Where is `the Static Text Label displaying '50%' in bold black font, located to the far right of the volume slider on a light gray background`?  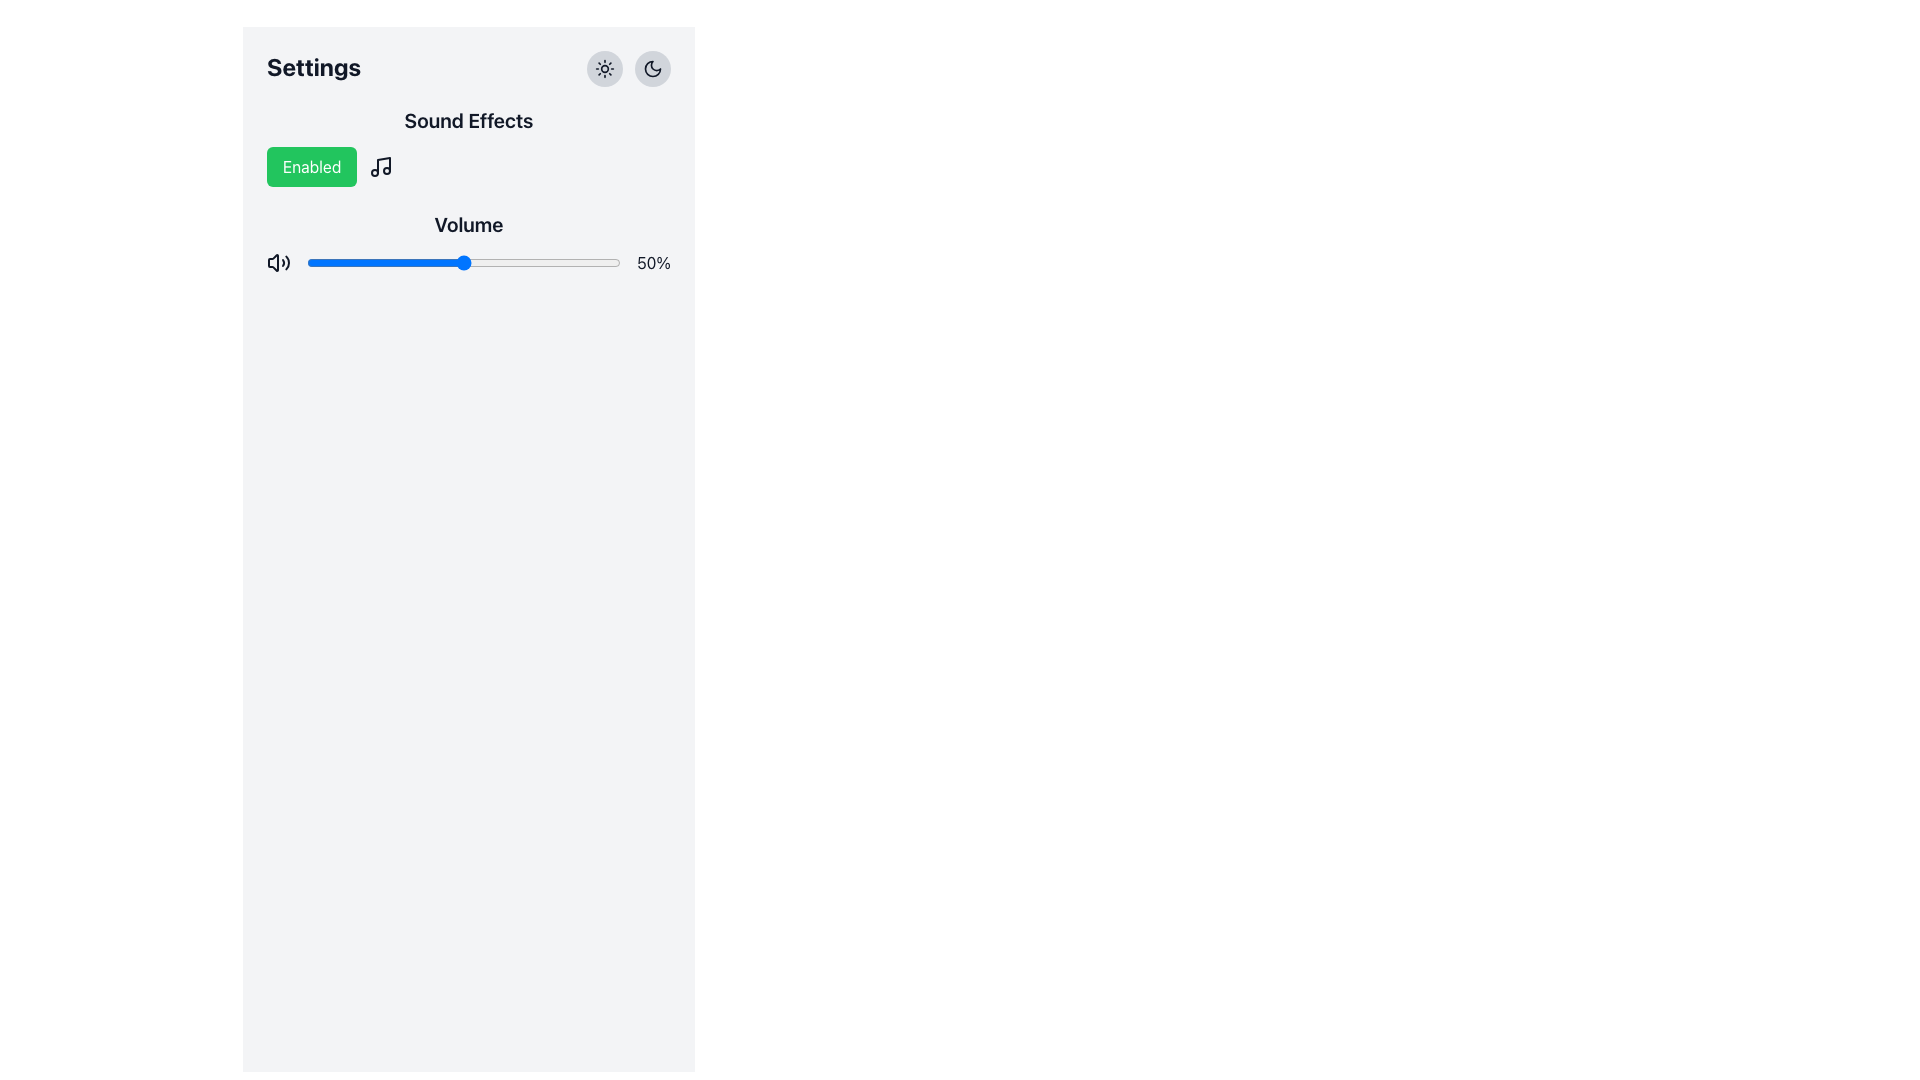
the Static Text Label displaying '50%' in bold black font, located to the far right of the volume slider on a light gray background is located at coordinates (654, 261).